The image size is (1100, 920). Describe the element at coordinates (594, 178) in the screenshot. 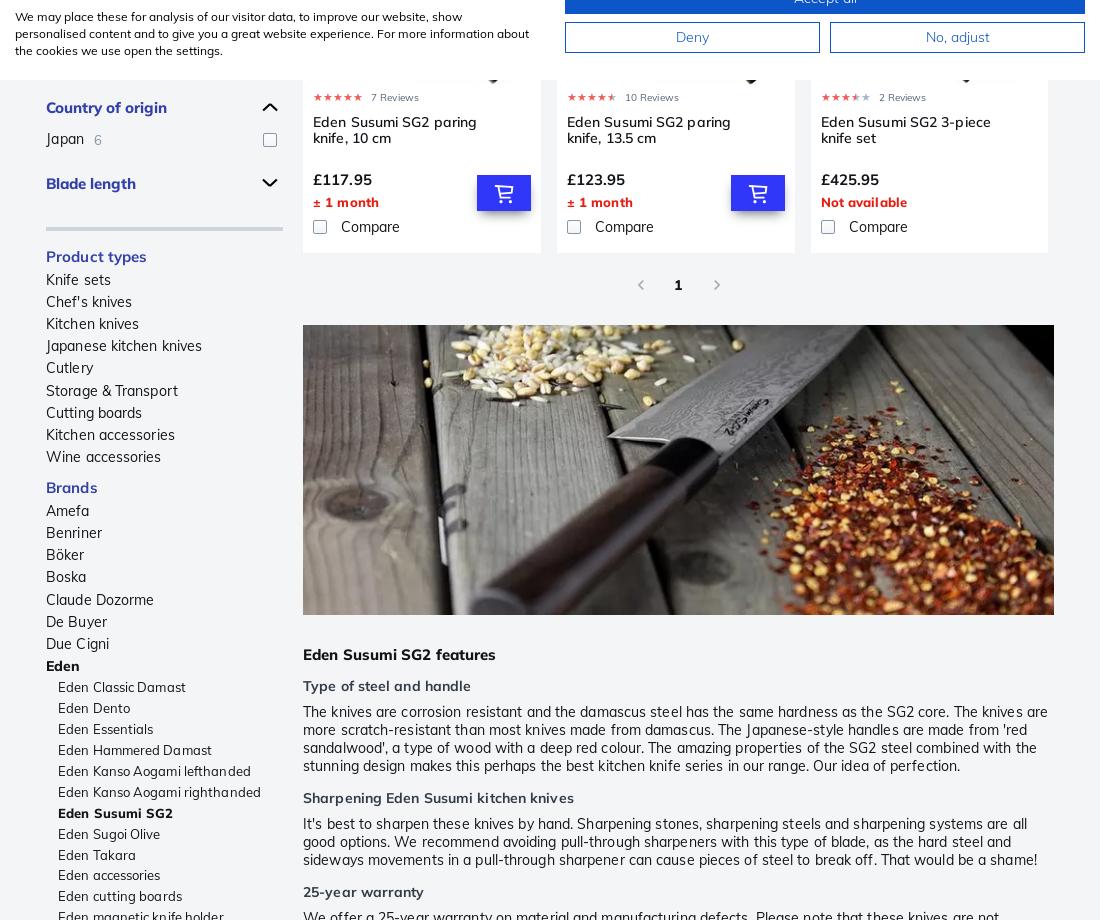

I see `'£123.95'` at that location.